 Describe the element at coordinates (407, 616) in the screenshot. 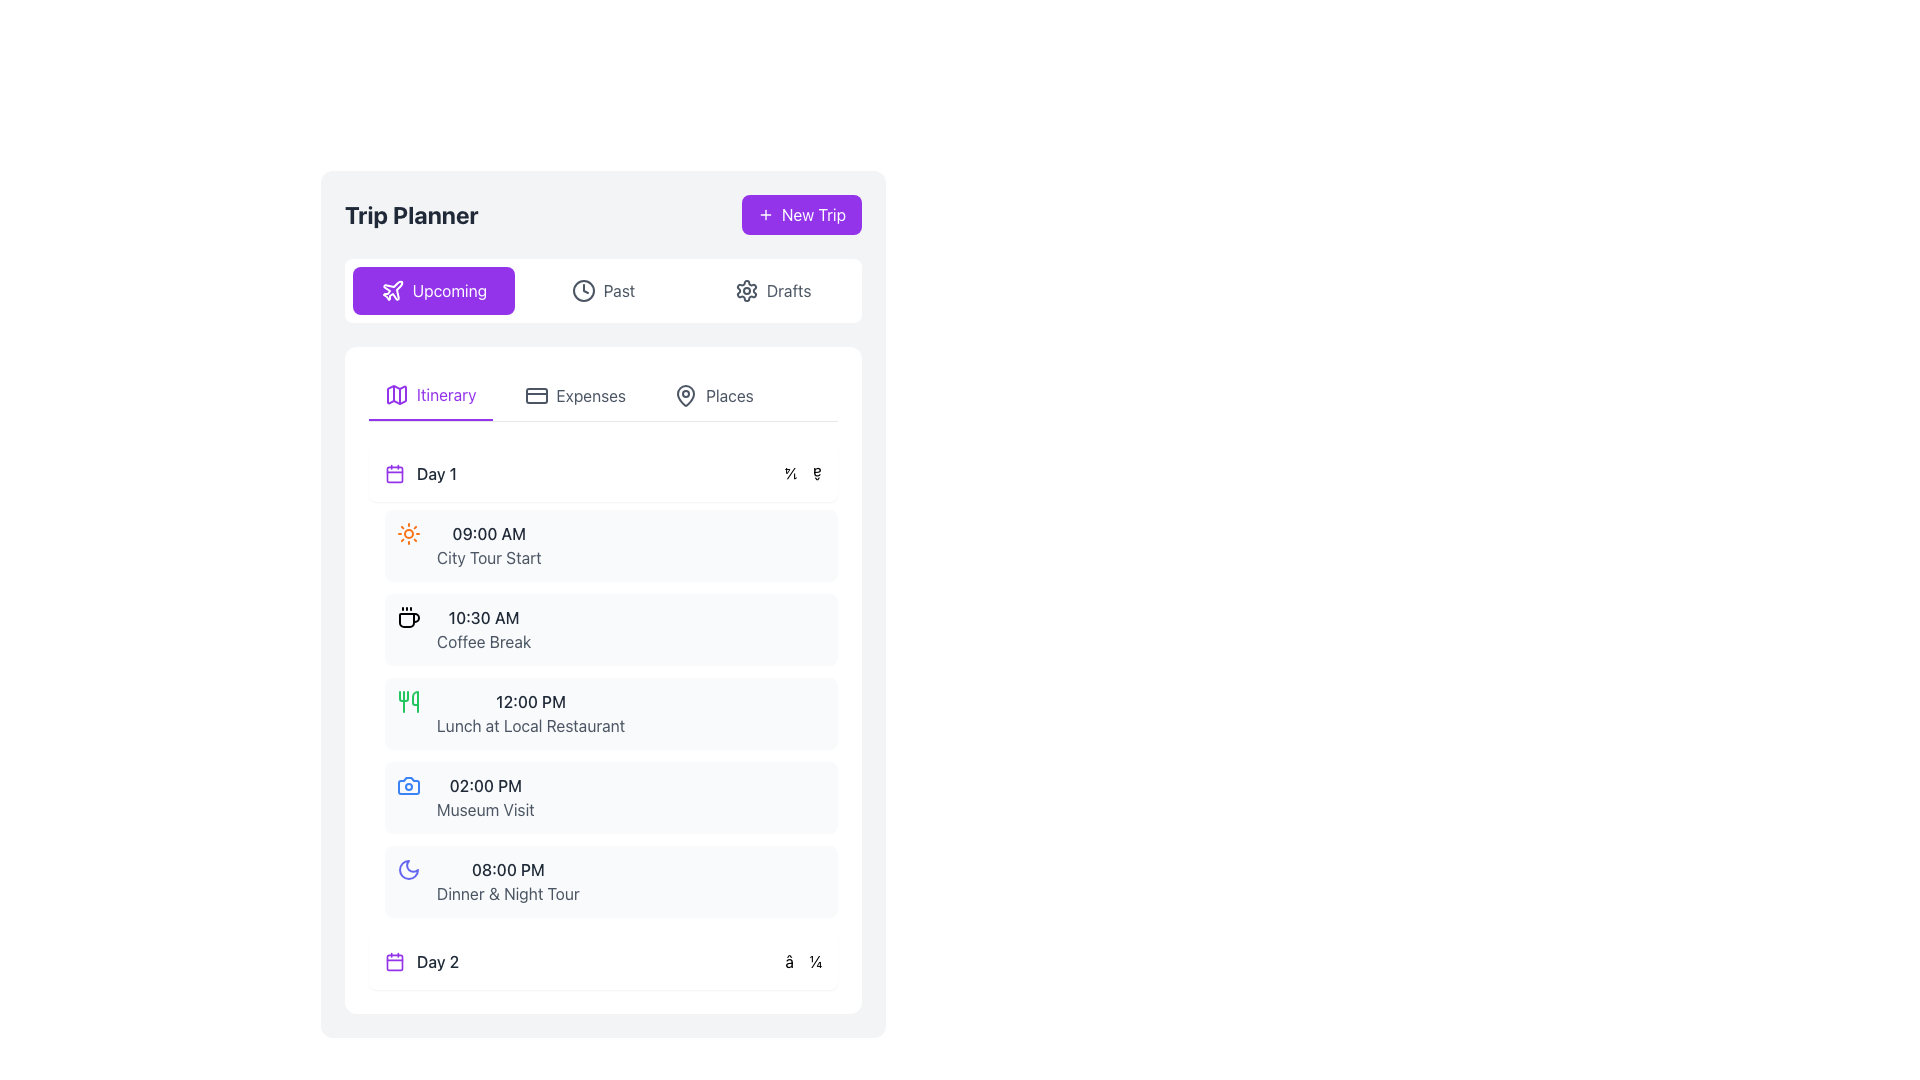

I see `the coffee icon representing the 'Coffee Break' scheduled at 10:30 AM in the itinerary, located in the second row under 'Day 1'` at that location.